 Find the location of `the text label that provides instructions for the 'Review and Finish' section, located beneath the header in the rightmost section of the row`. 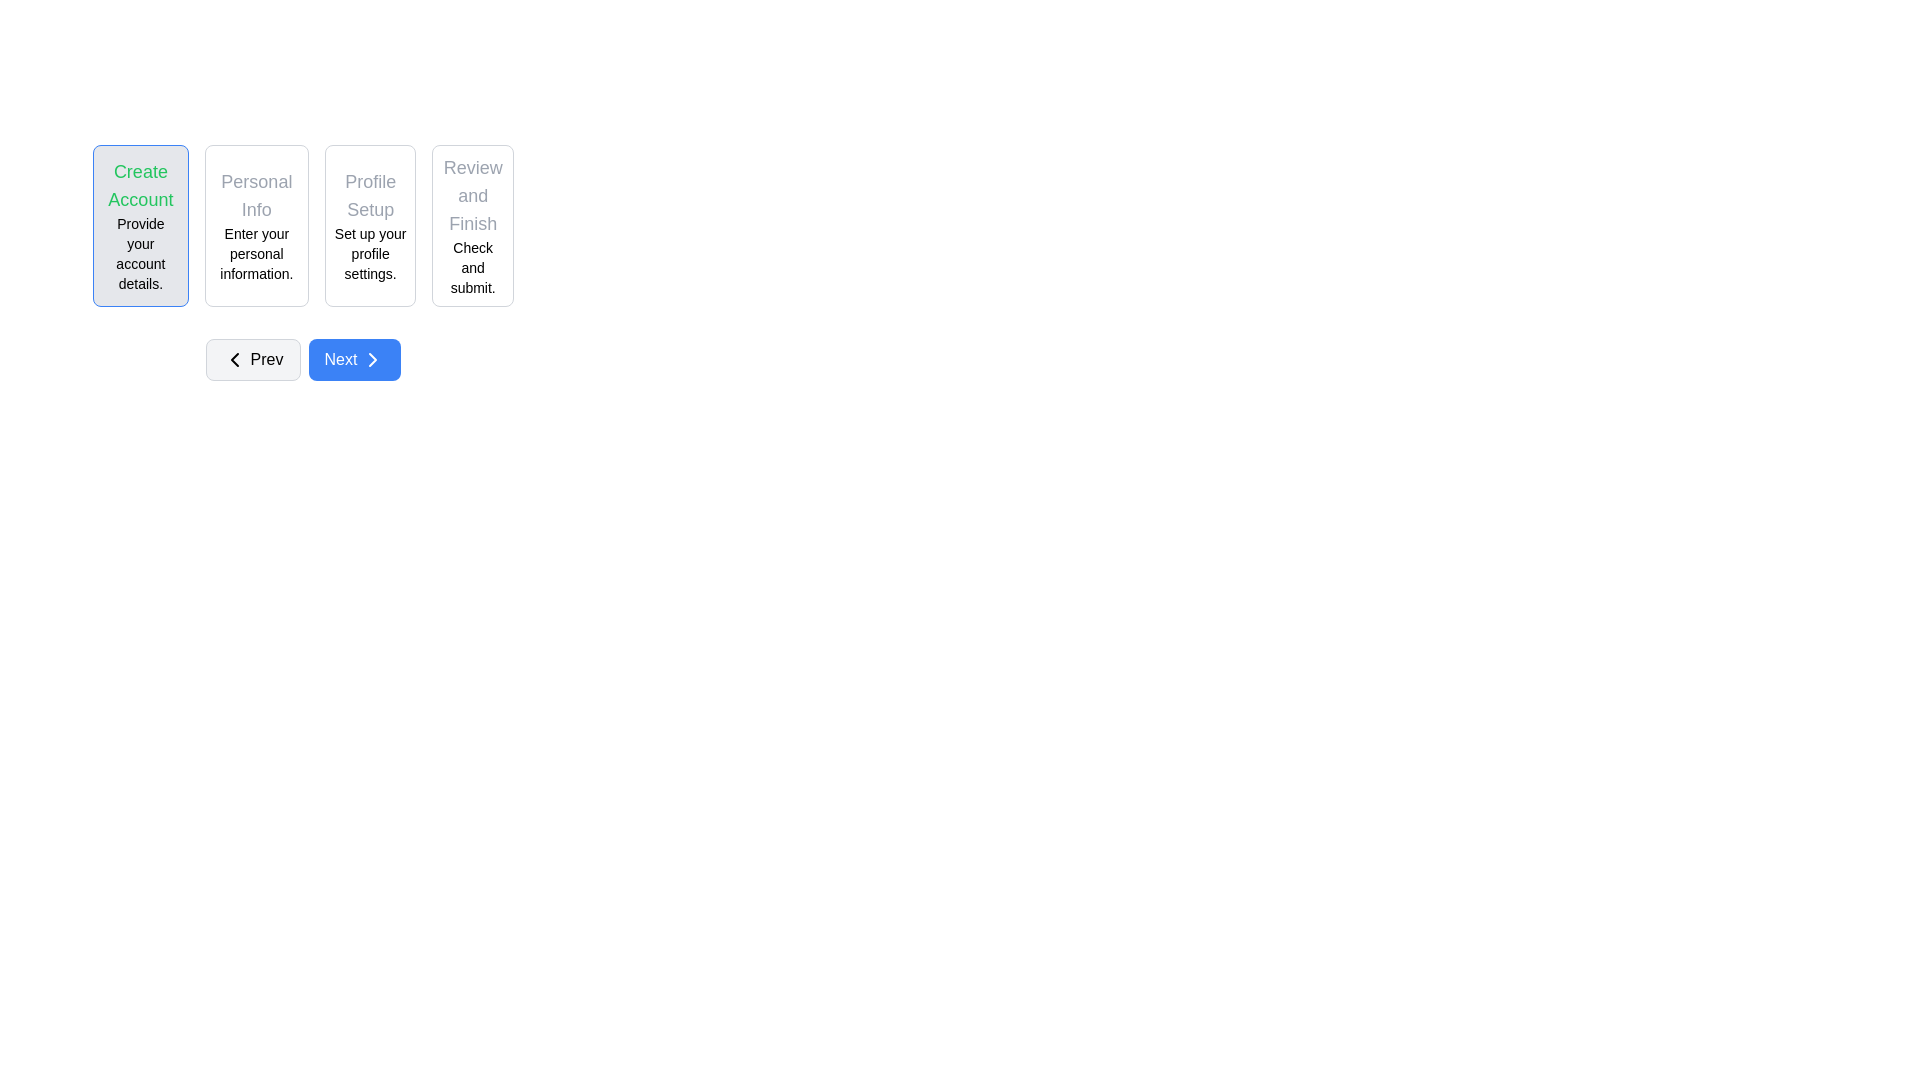

the text label that provides instructions for the 'Review and Finish' section, located beneath the header in the rightmost section of the row is located at coordinates (472, 266).